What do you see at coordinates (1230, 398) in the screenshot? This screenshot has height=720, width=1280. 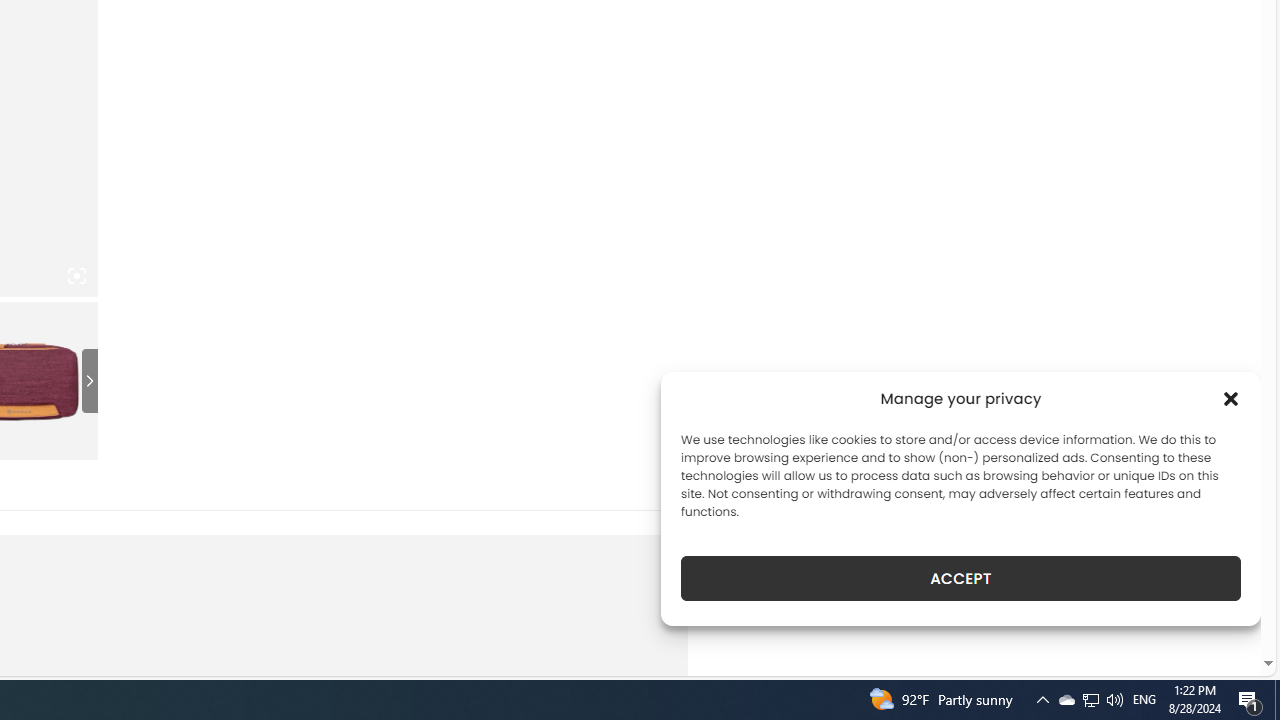 I see `'Class: cmplz-close'` at bounding box center [1230, 398].